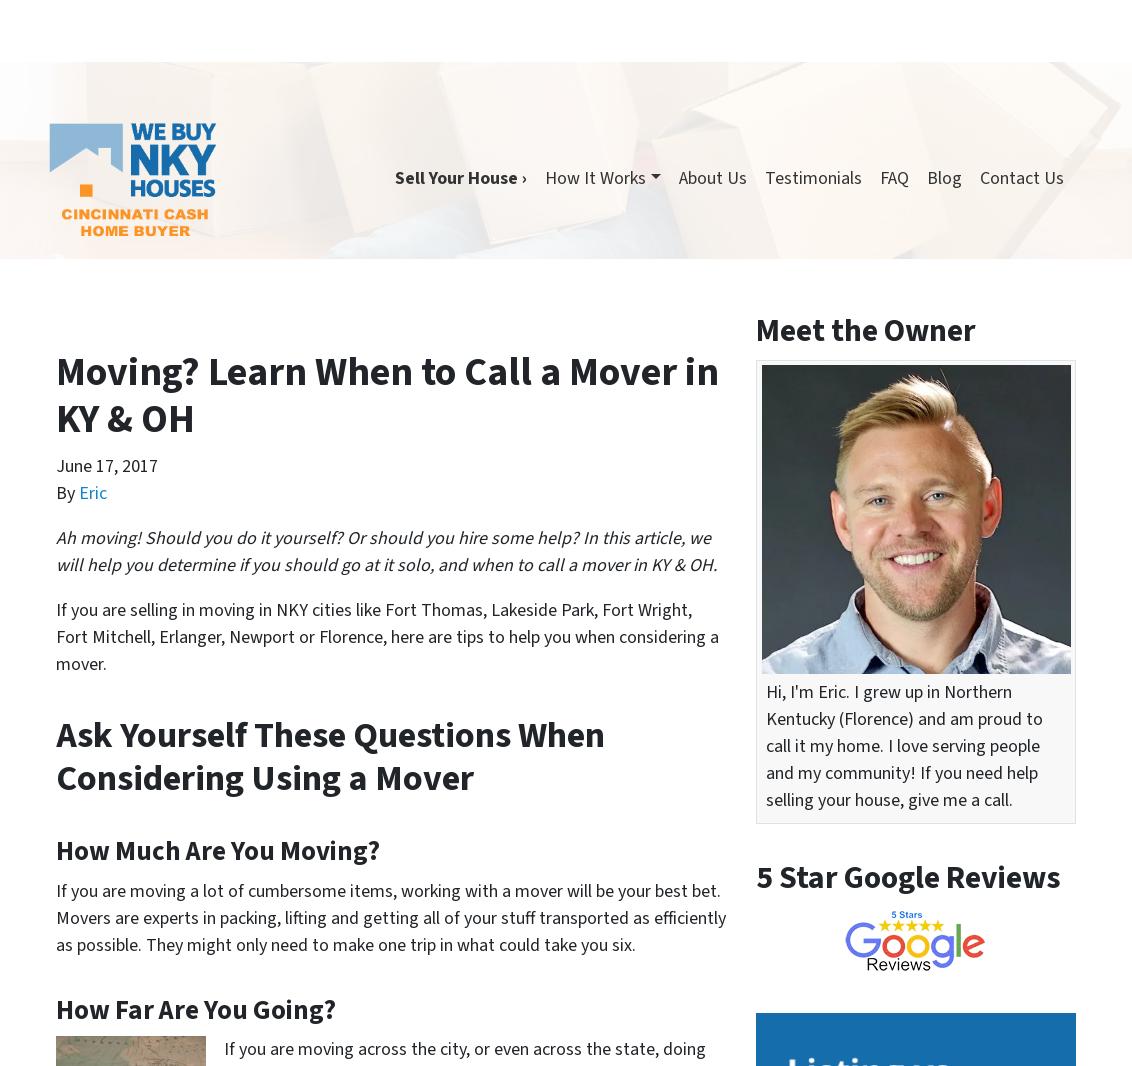 This screenshot has height=1066, width=1132. Describe the element at coordinates (1047, 78) in the screenshot. I see `'About Us'` at that location.